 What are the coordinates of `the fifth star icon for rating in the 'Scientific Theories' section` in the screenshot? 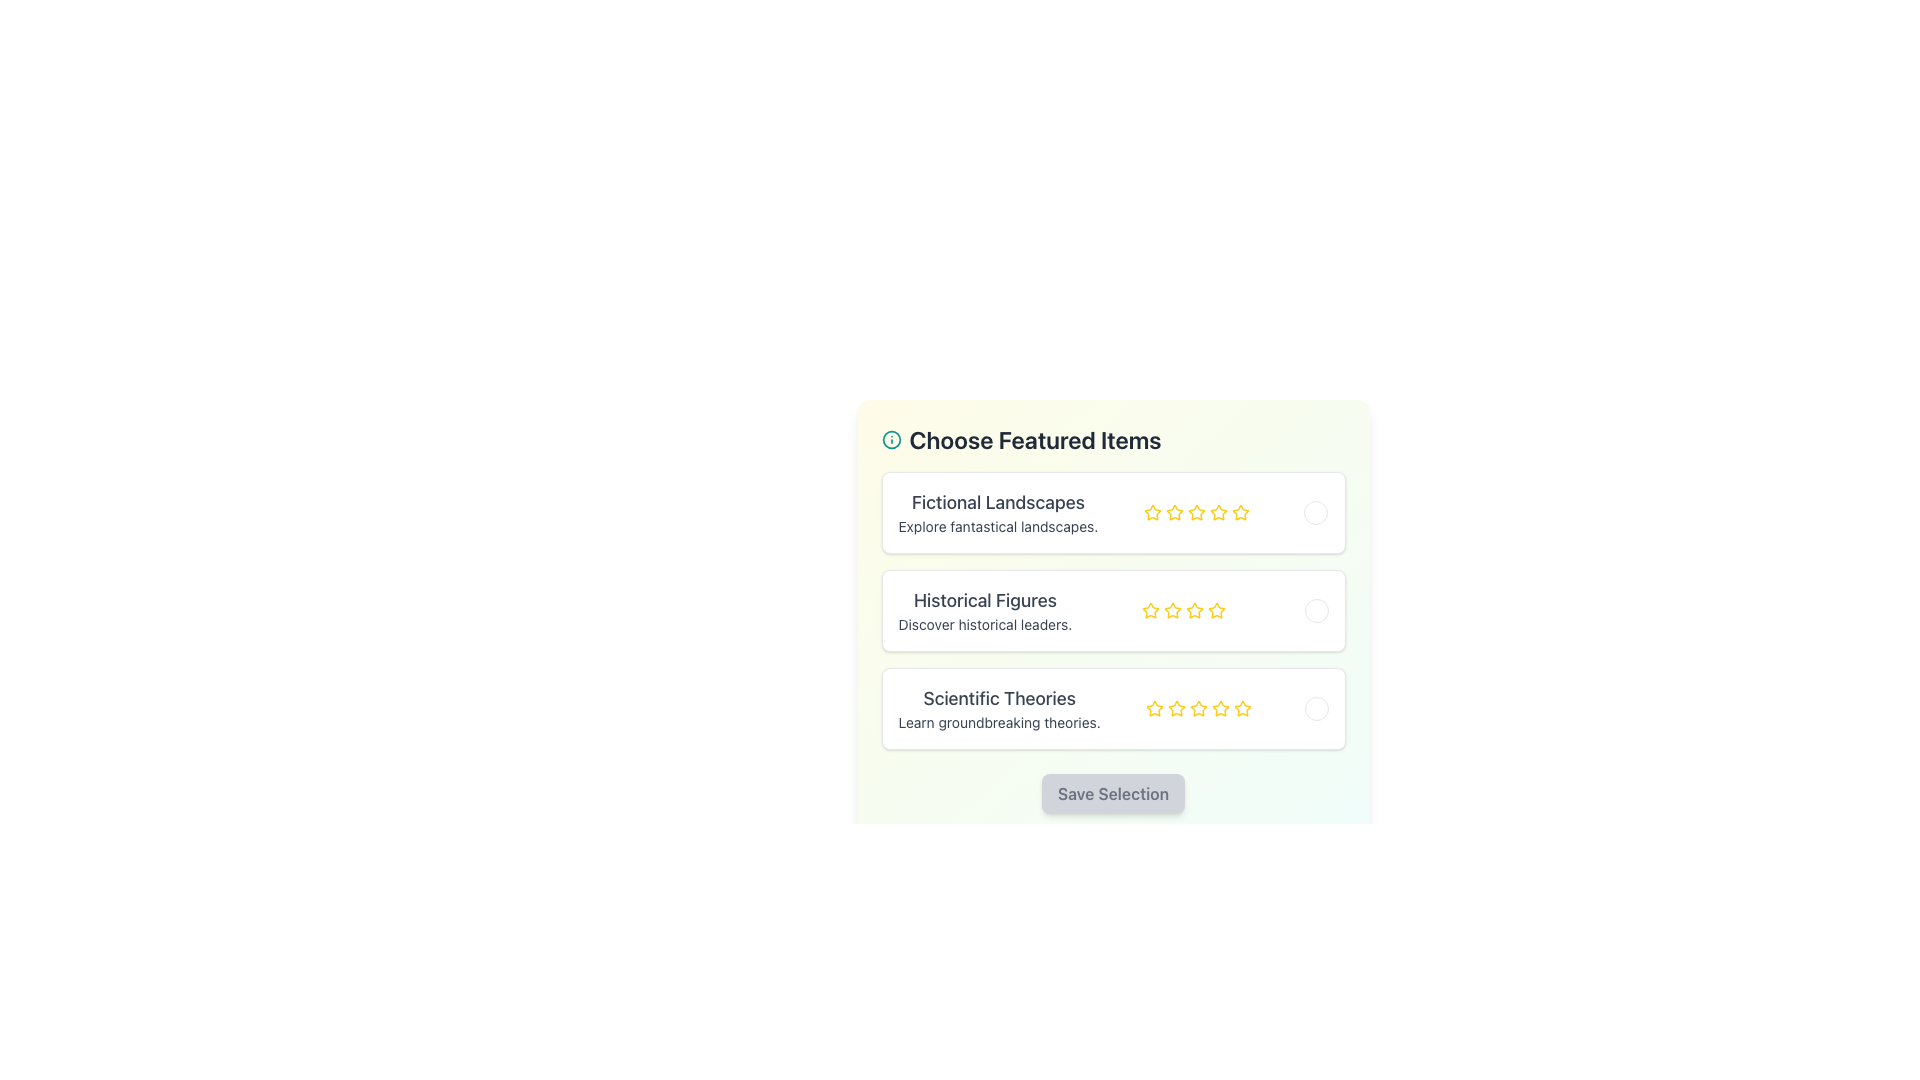 It's located at (1241, 707).